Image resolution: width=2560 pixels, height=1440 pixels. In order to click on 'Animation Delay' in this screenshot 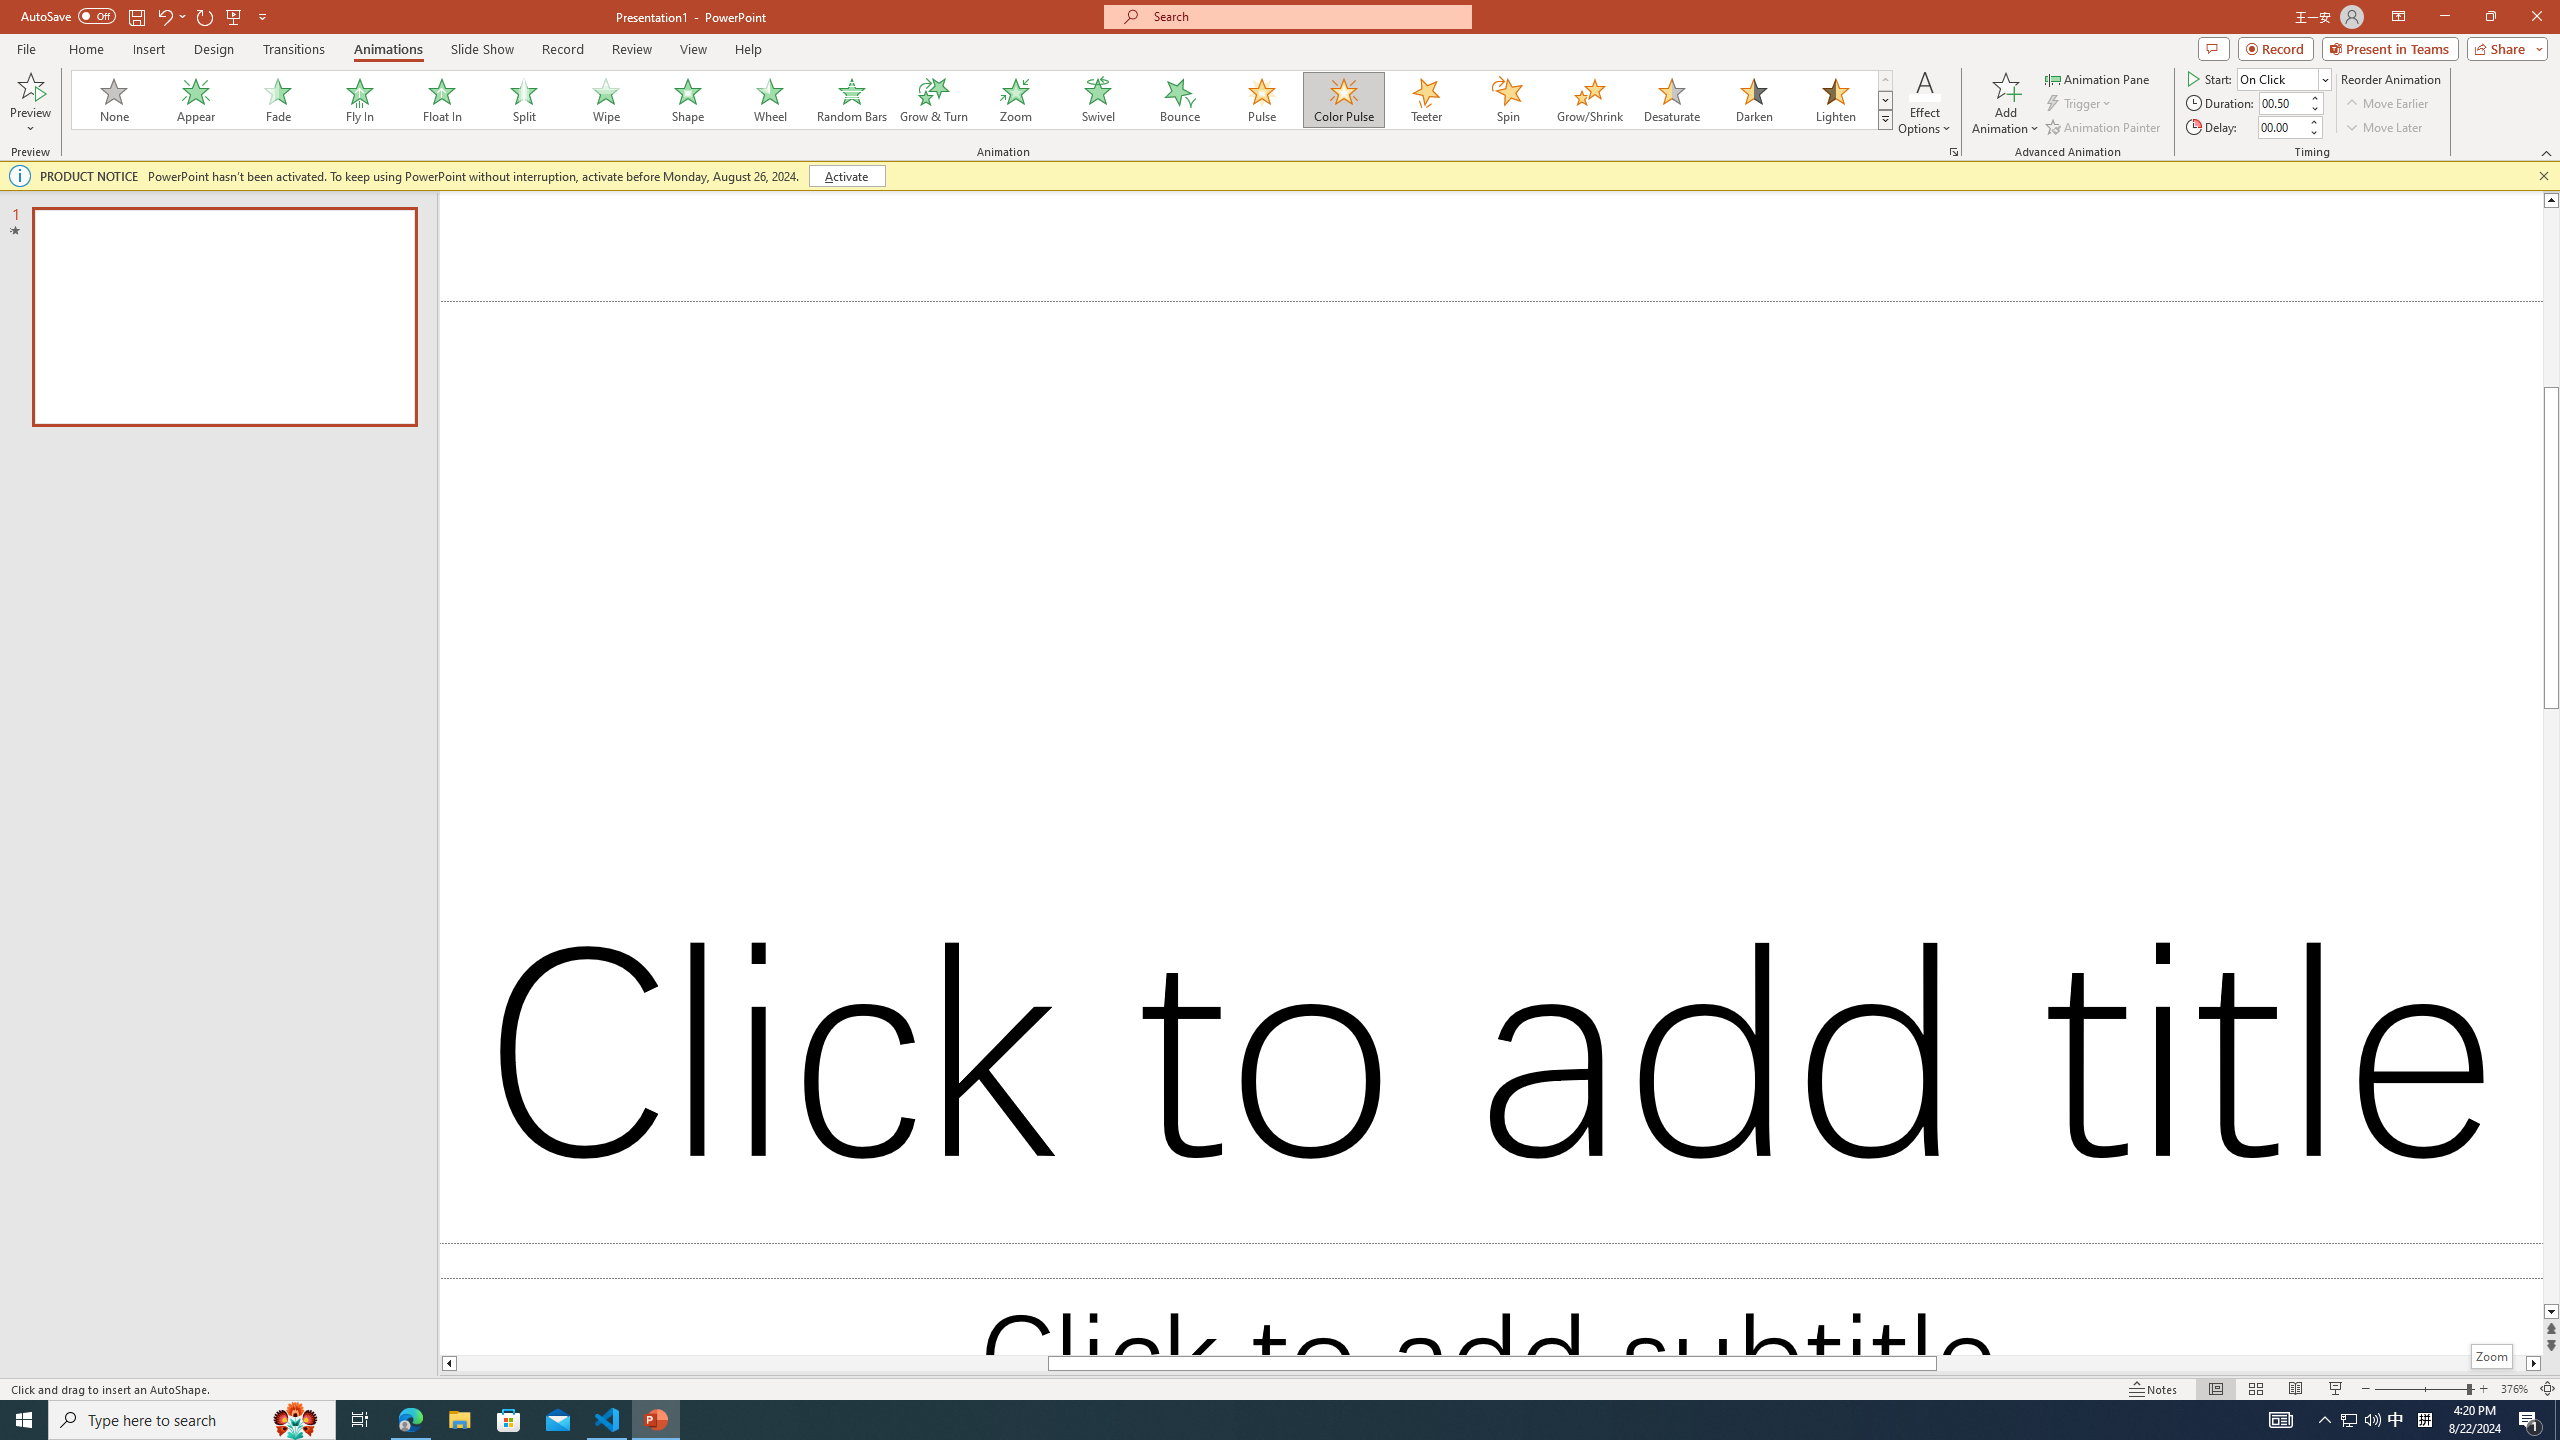, I will do `click(2279, 126)`.